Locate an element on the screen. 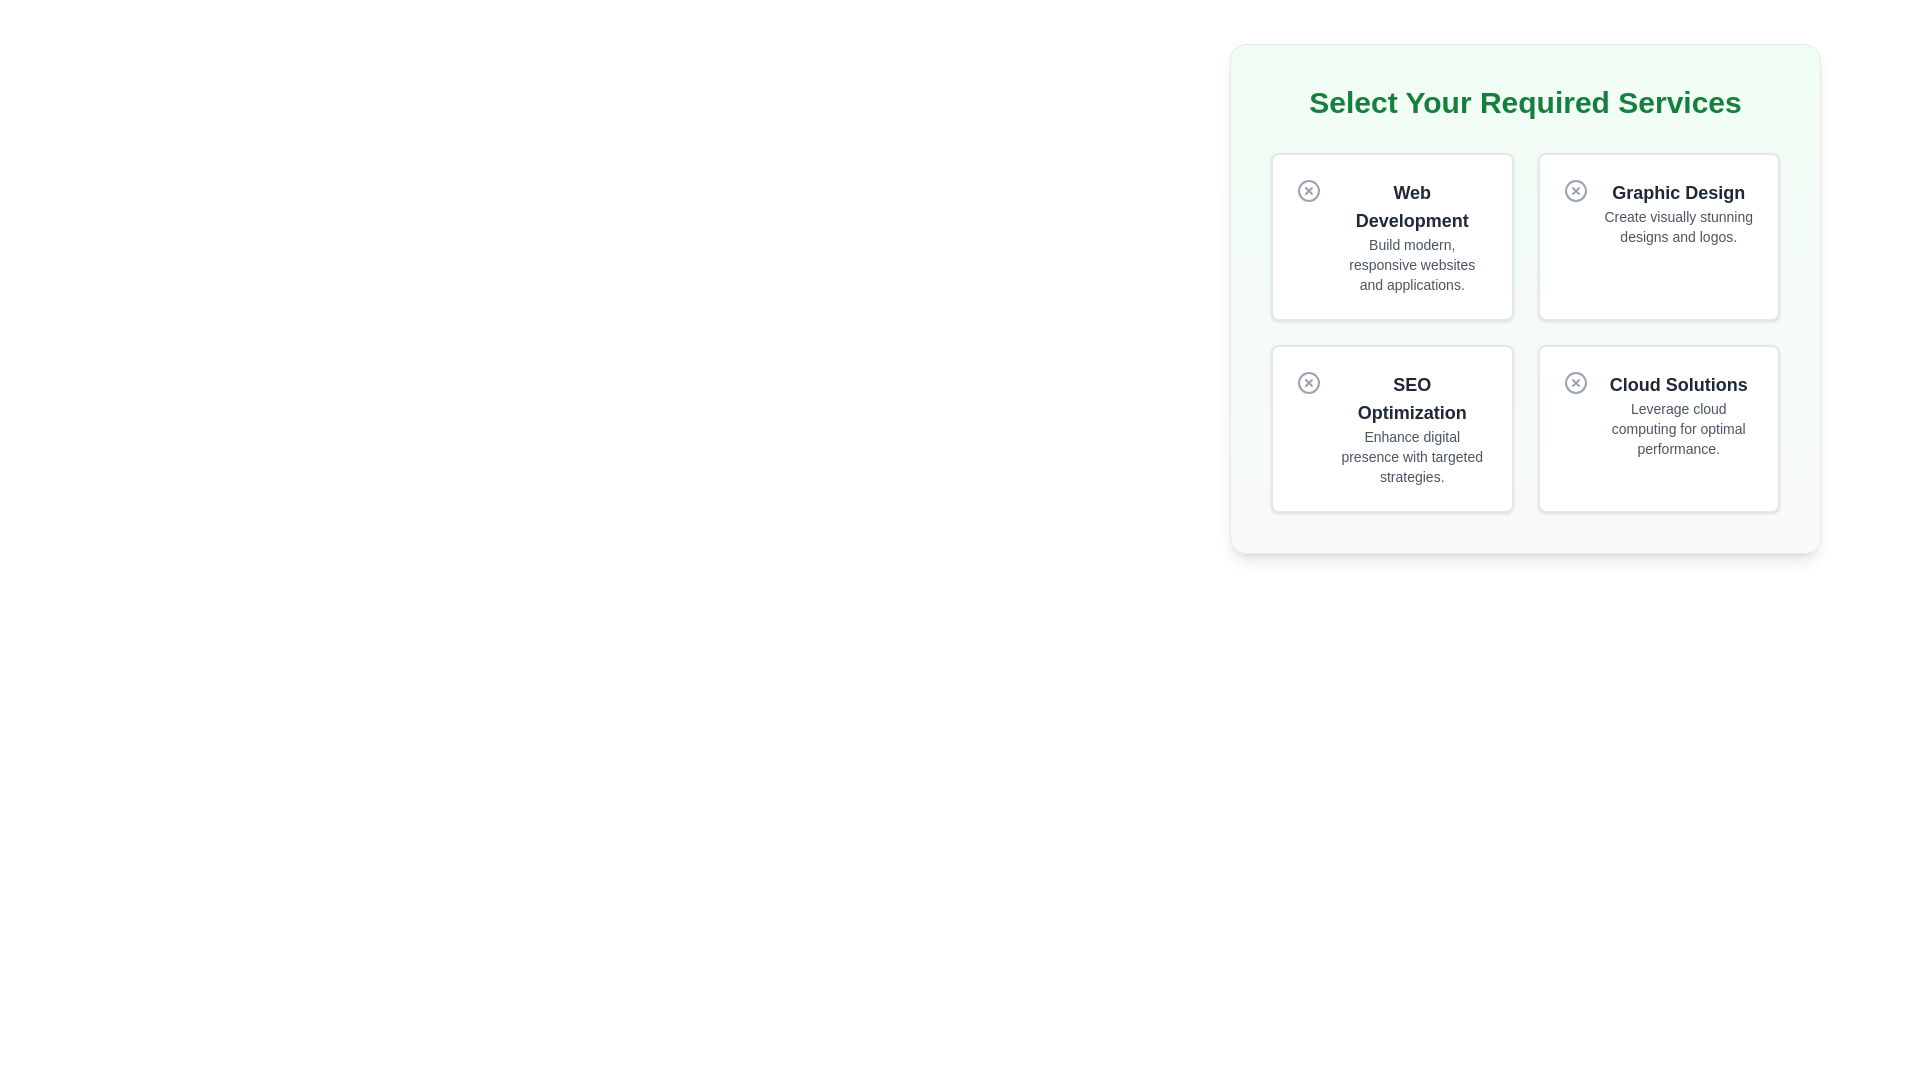 Image resolution: width=1920 pixels, height=1080 pixels. the static text header located at the top section of its containing box, just above the service option cards is located at coordinates (1524, 103).